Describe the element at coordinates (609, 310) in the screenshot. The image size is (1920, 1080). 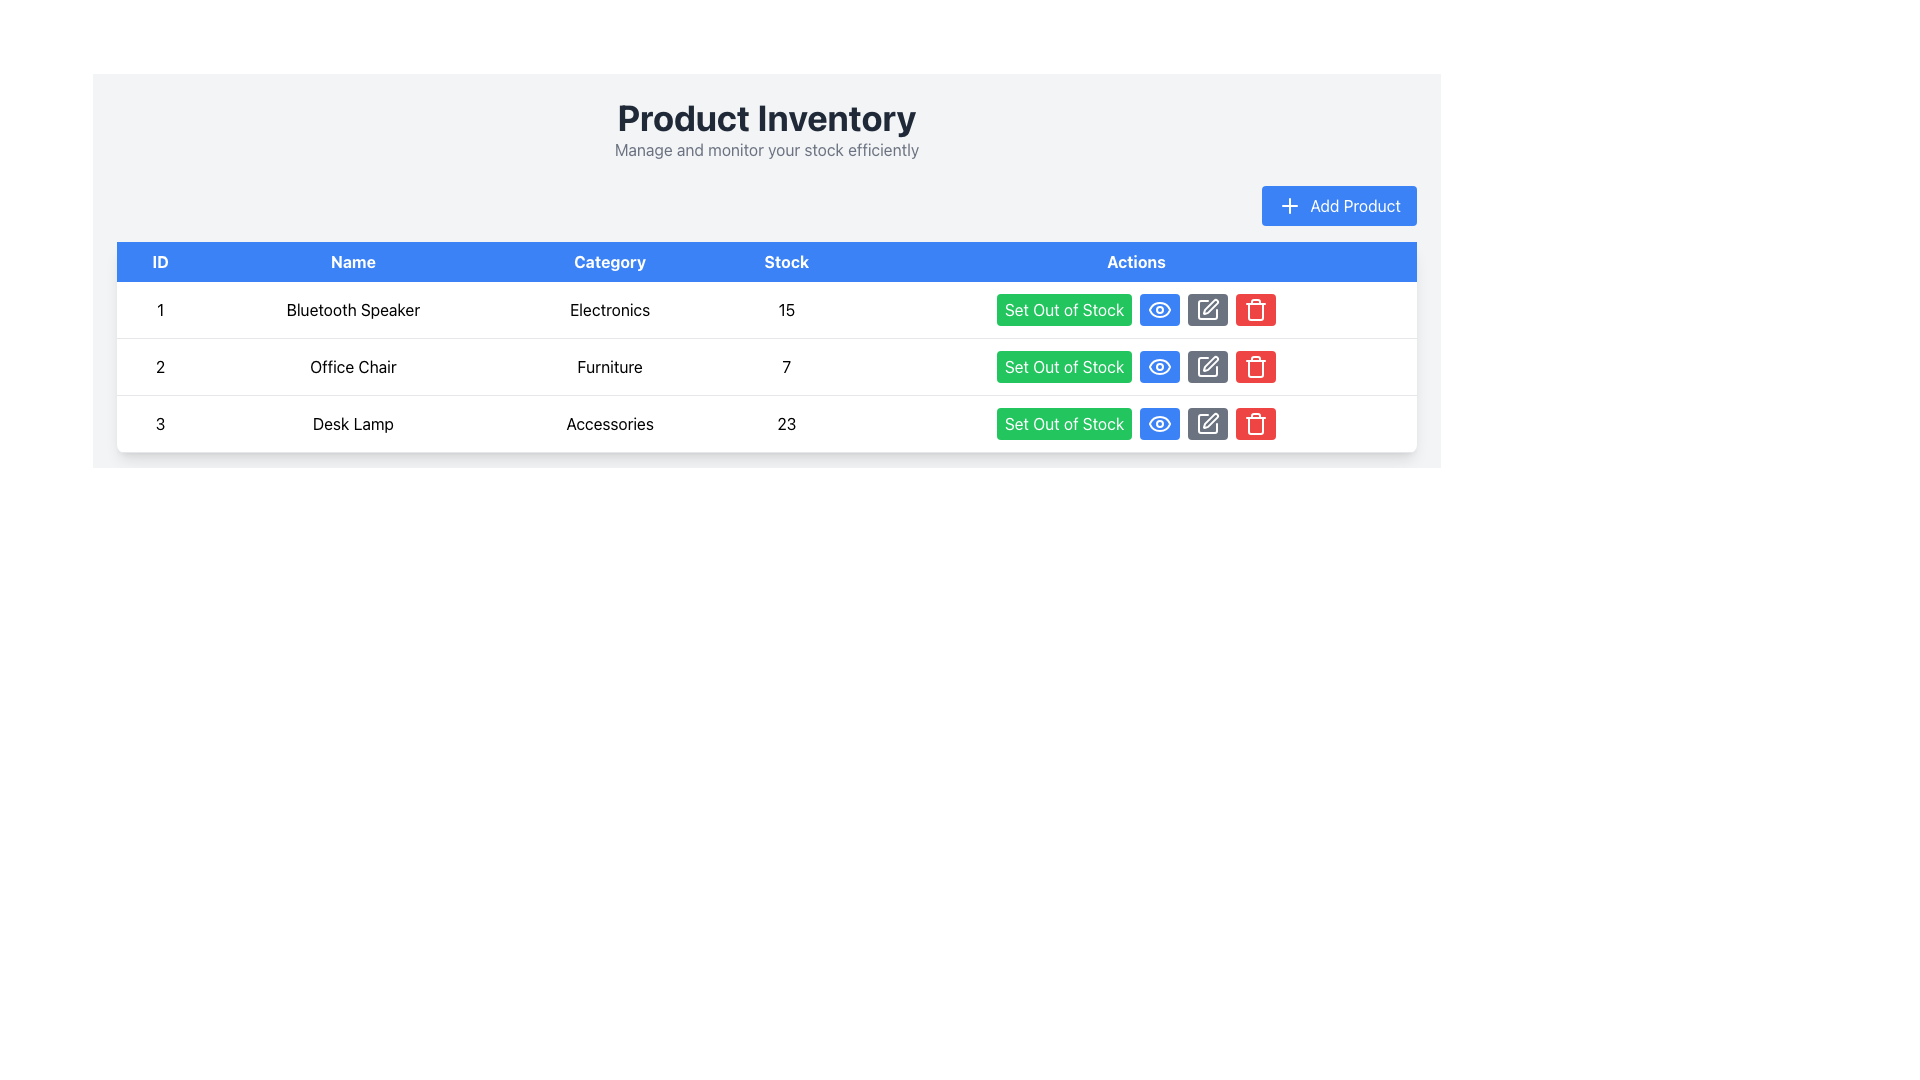
I see `the table cell in the 'Category' column of the first row under 'Product Inventory', which displays the product classification for 'Bluetooth Speaker'` at that location.